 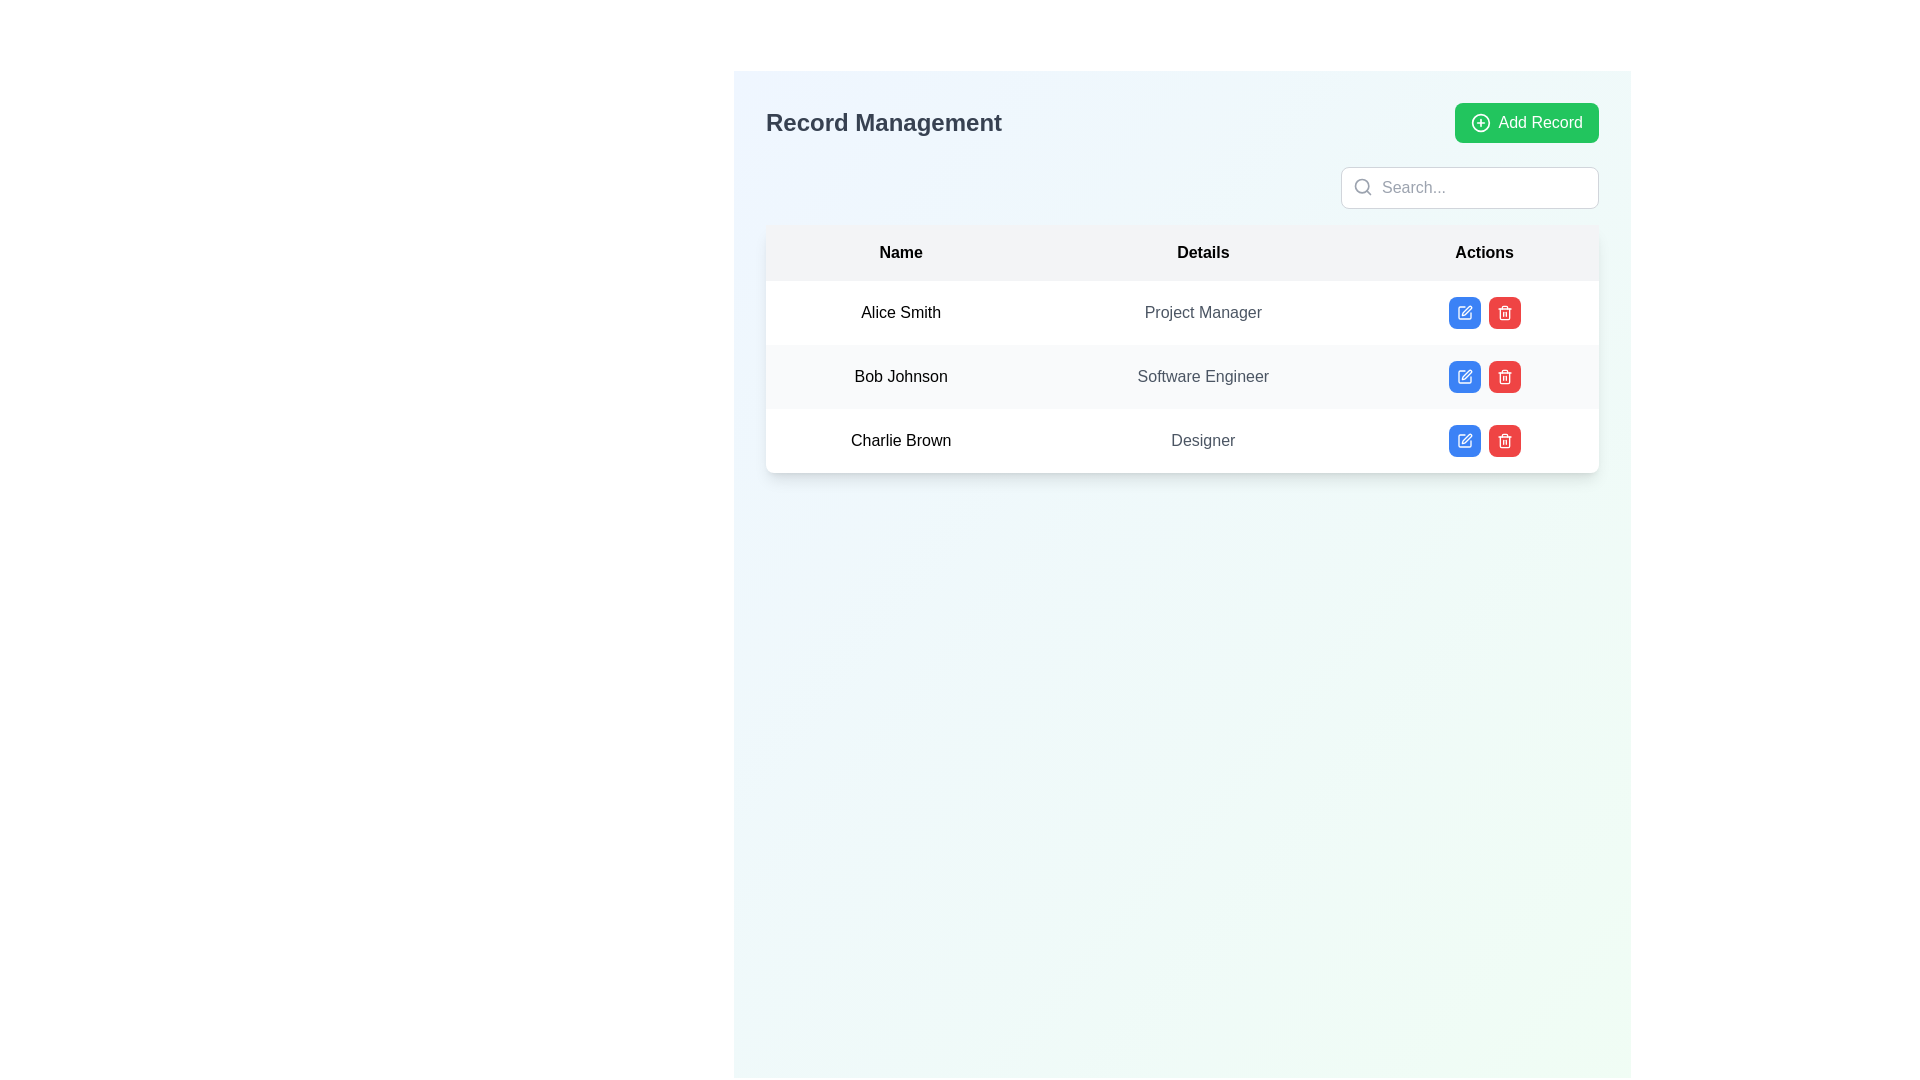 I want to click on the 'Actions' text label element, which is the third column header in a table, displaying the word 'Actions' in bold, so click(x=1484, y=252).